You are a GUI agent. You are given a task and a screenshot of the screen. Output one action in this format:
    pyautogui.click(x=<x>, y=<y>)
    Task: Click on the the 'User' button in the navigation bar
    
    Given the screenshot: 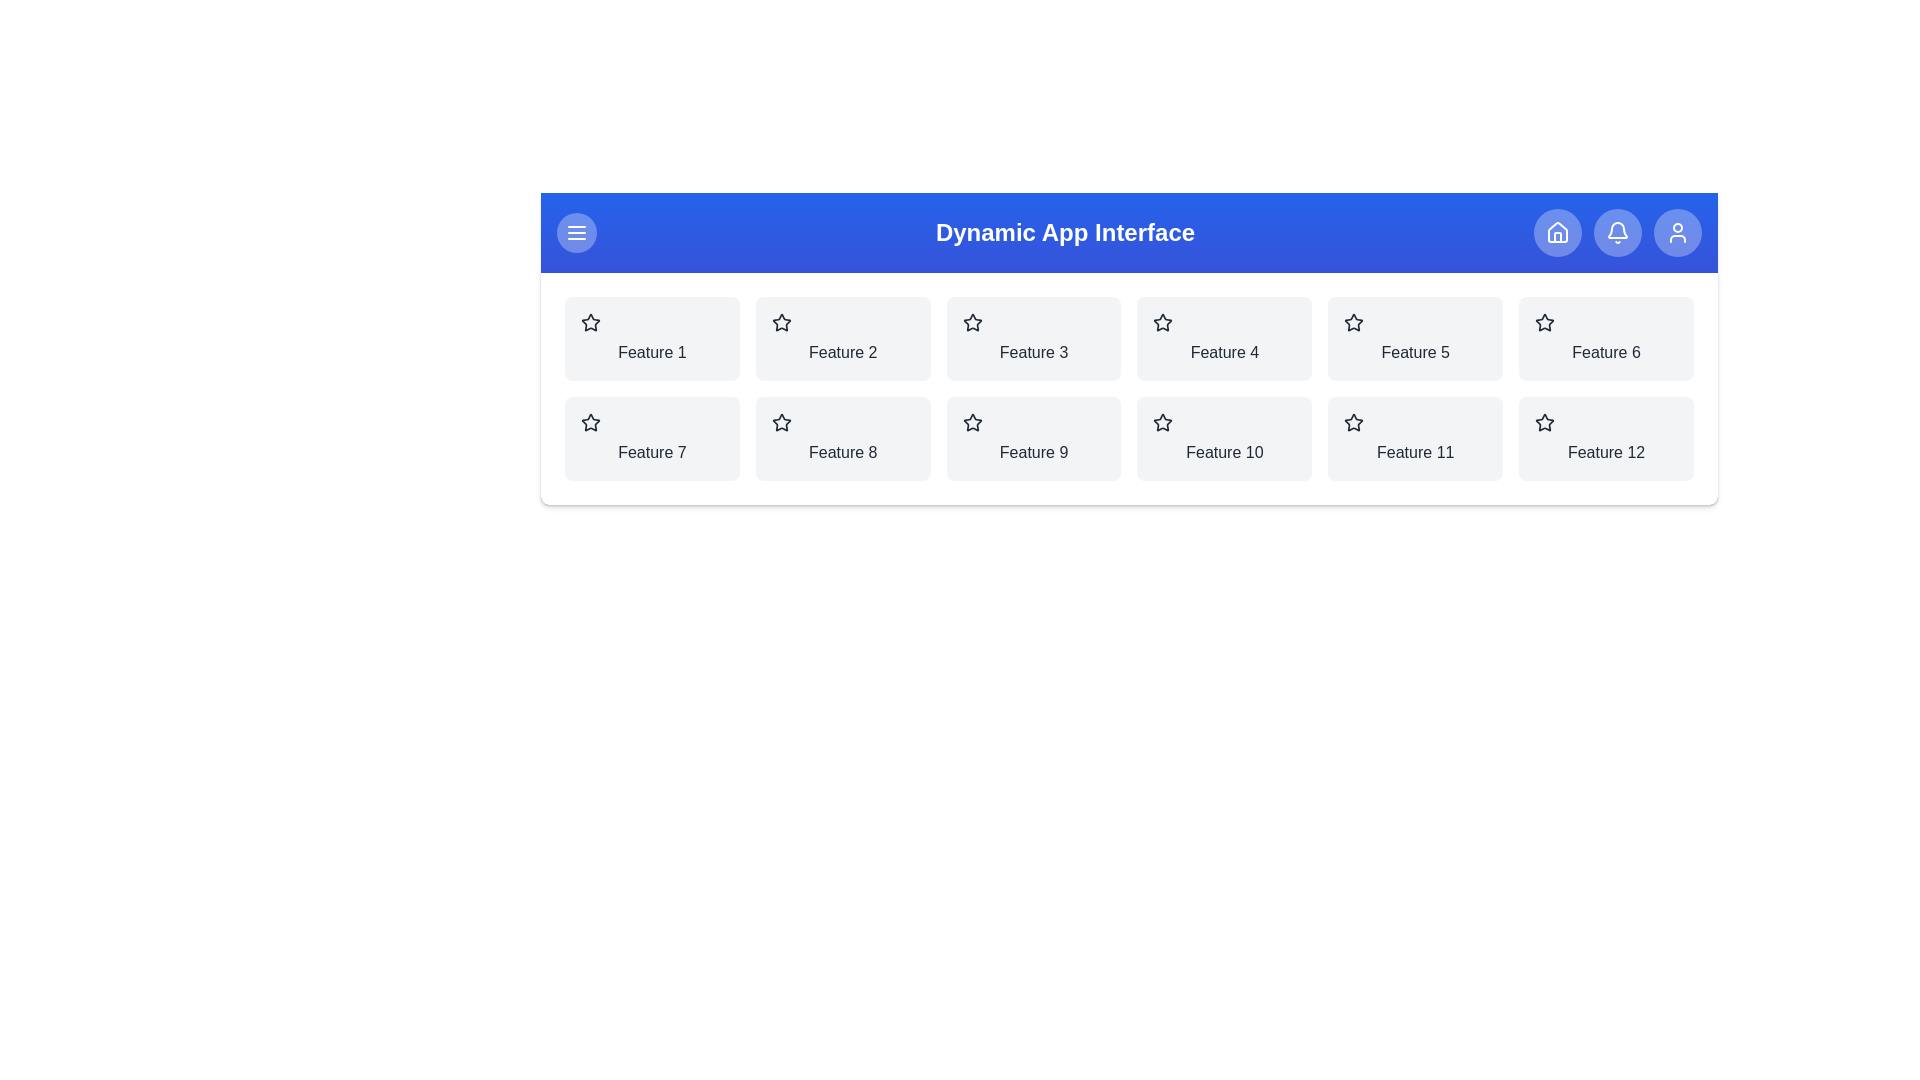 What is the action you would take?
    pyautogui.click(x=1678, y=231)
    